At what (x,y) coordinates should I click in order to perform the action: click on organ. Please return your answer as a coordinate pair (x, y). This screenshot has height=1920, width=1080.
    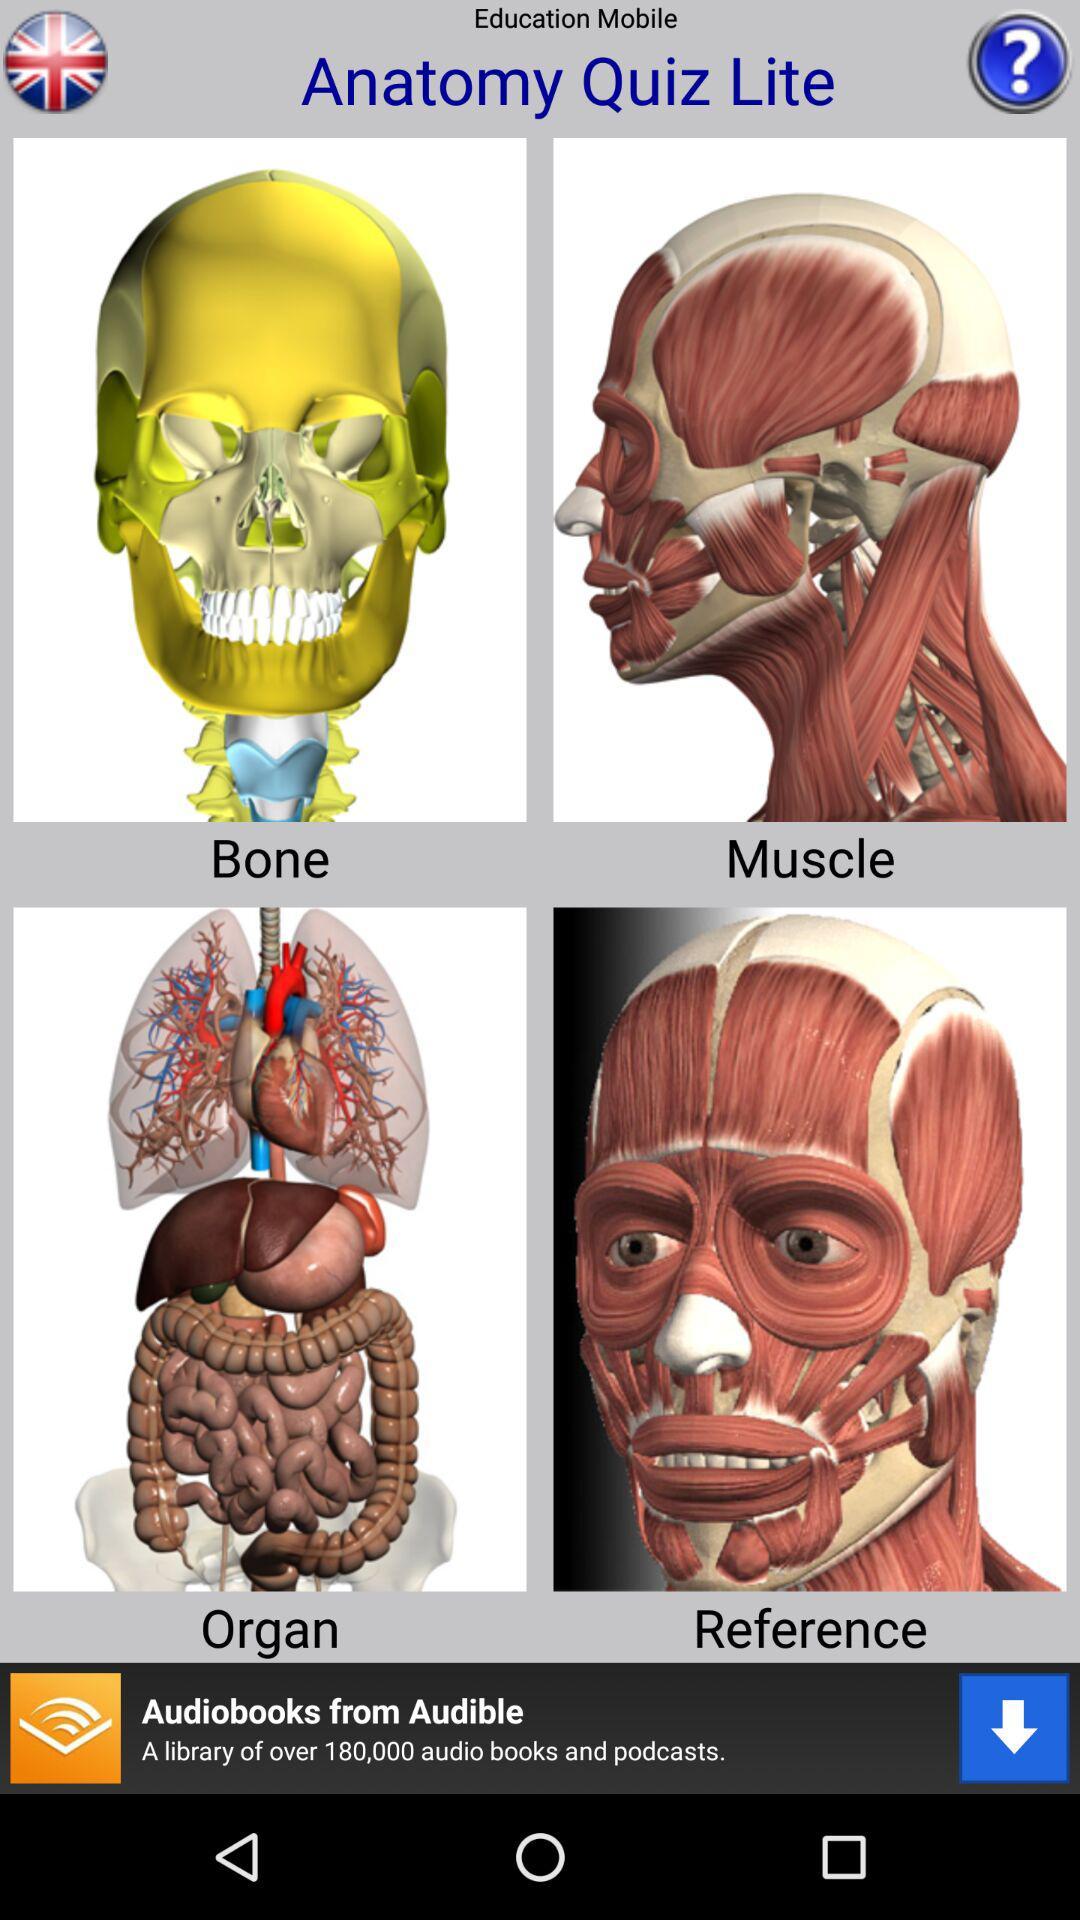
    Looking at the image, I should click on (270, 1241).